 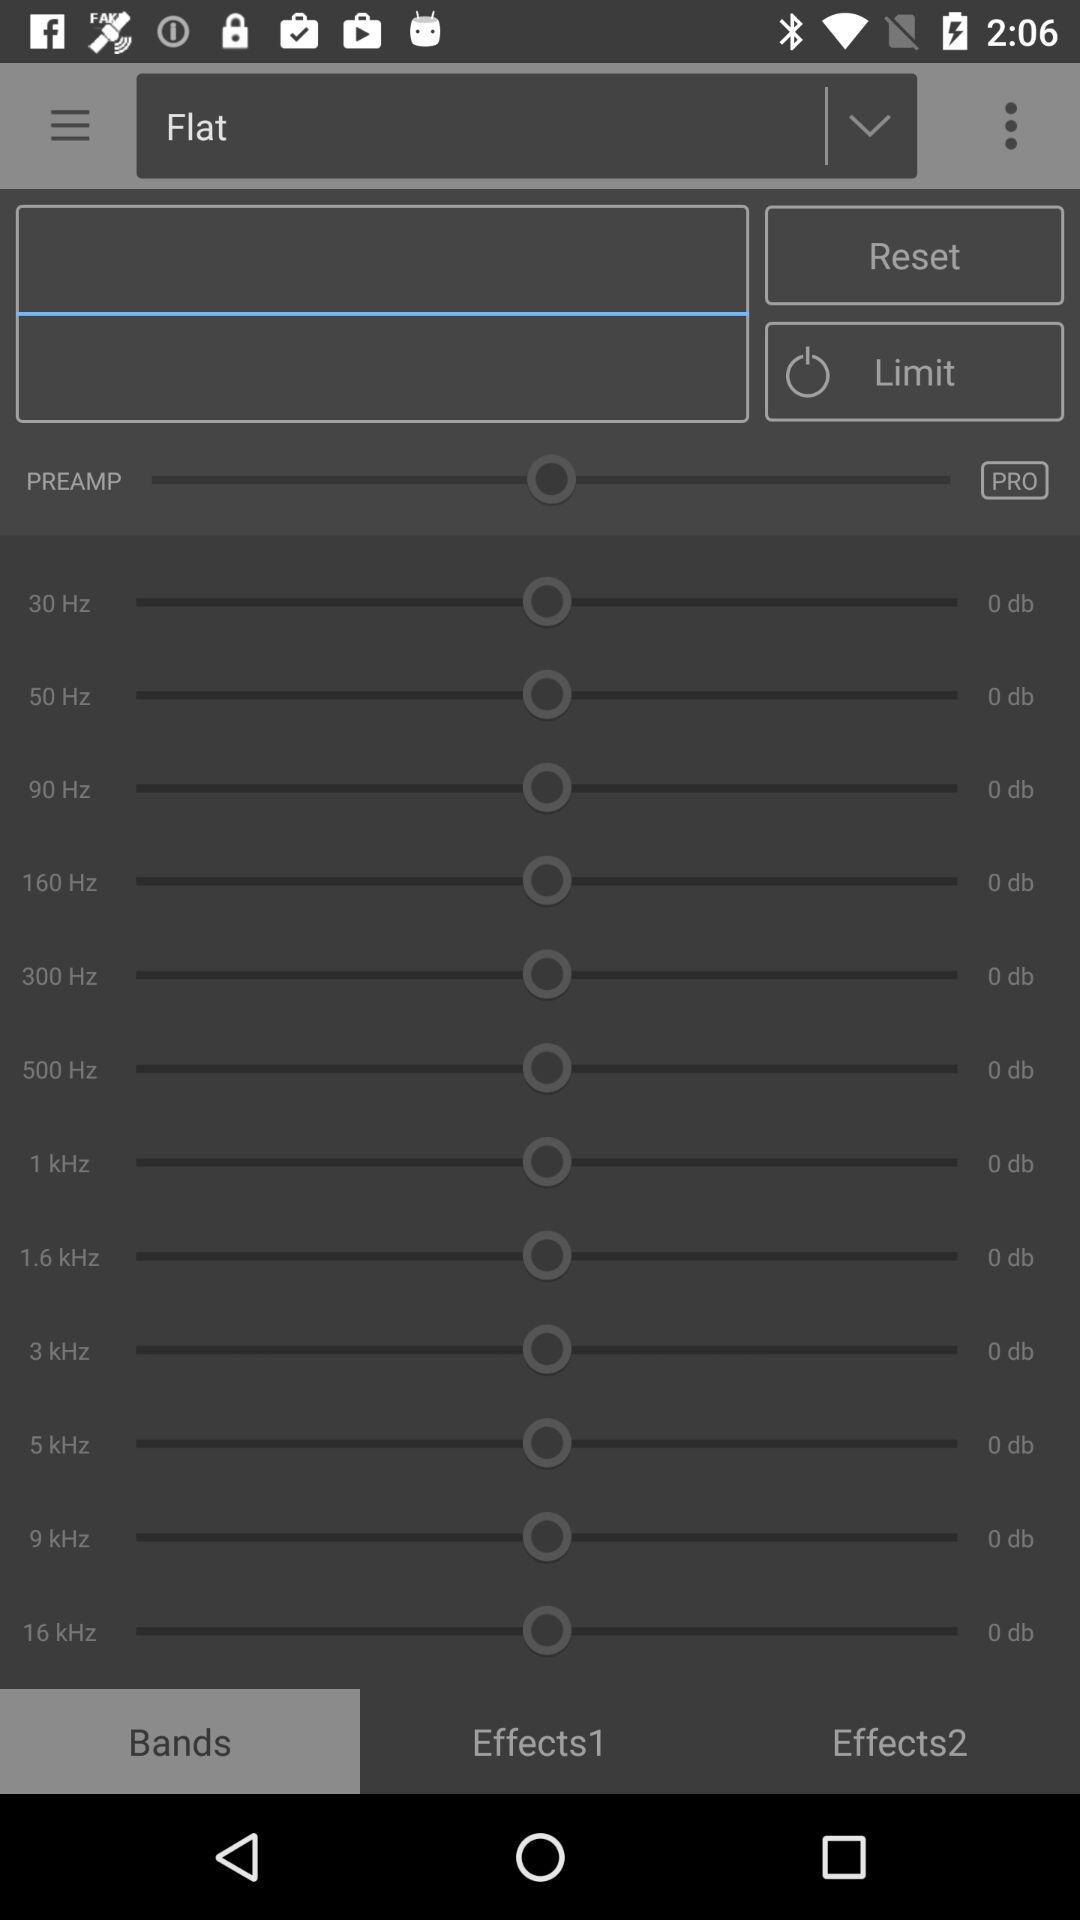 What do you see at coordinates (914, 254) in the screenshot?
I see `the reset item` at bounding box center [914, 254].